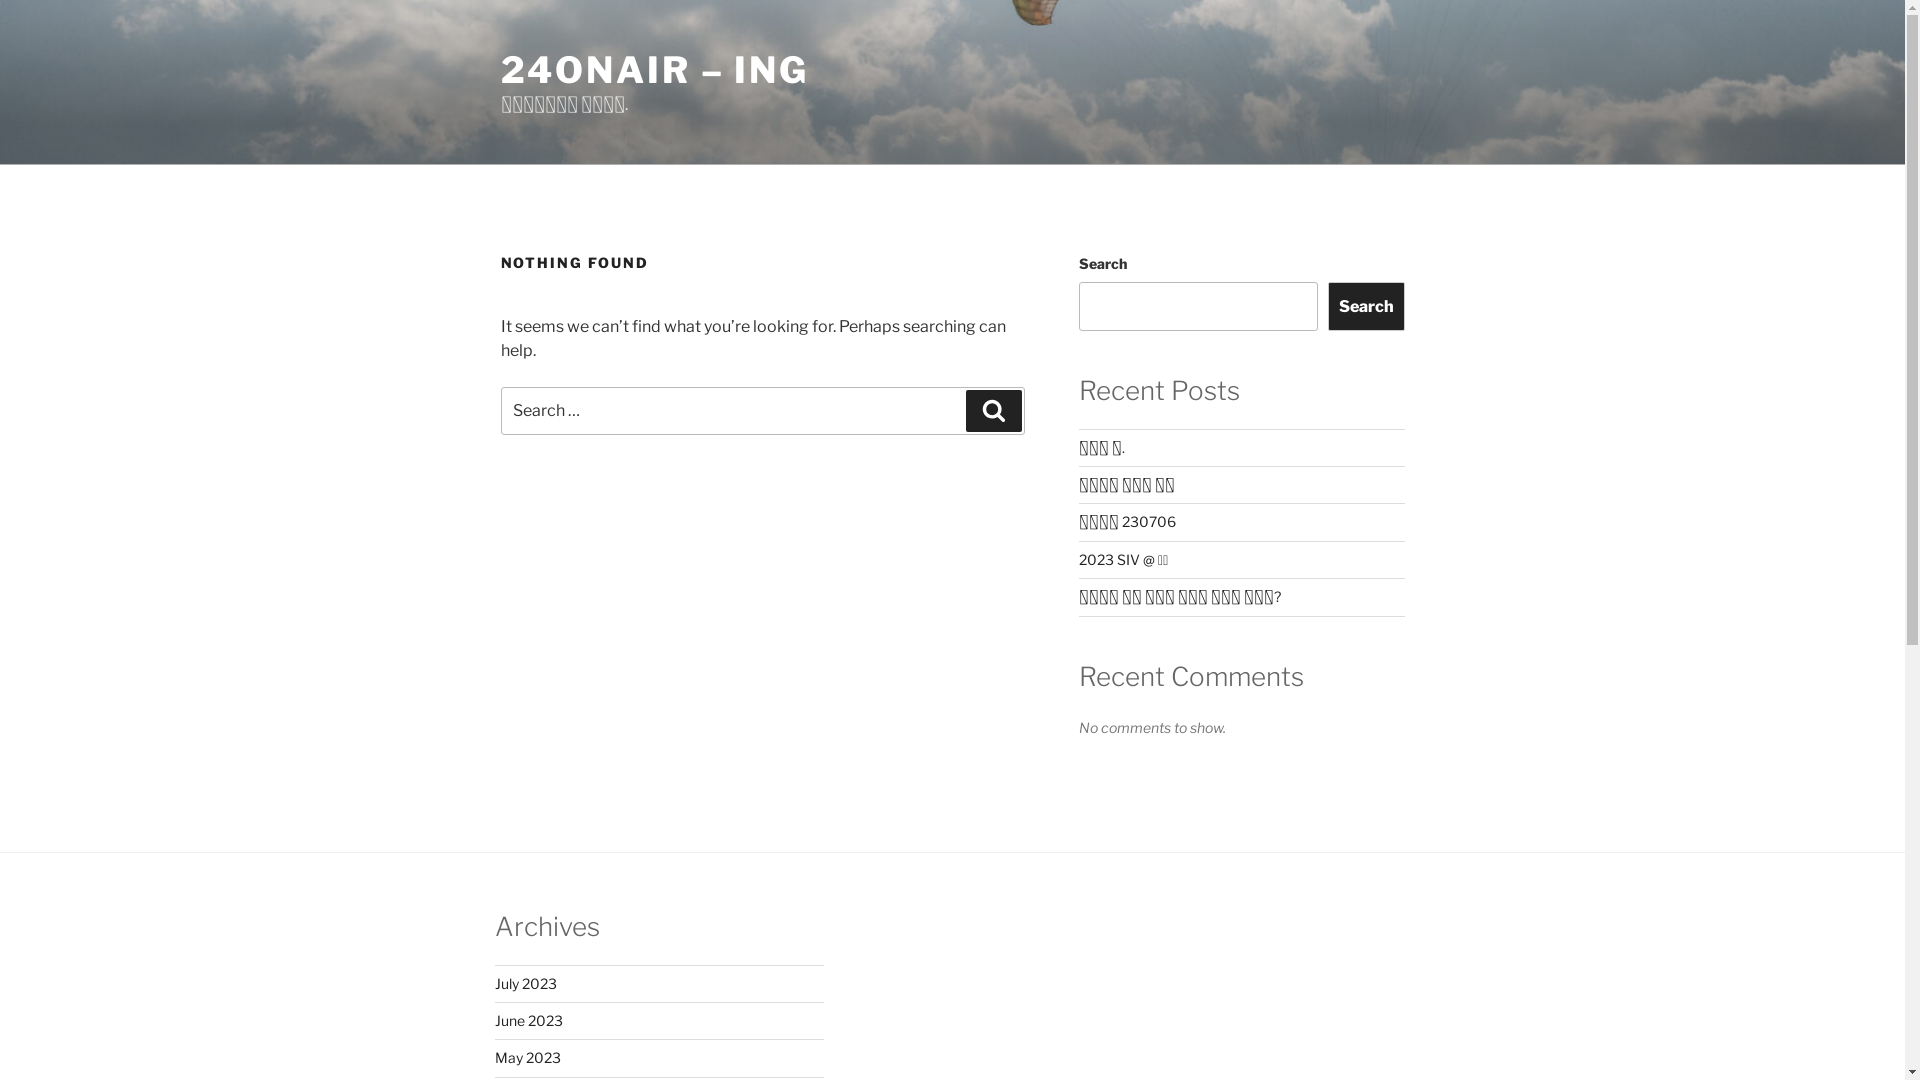 The width and height of the screenshot is (1920, 1080). I want to click on 'Search', so click(1328, 305).